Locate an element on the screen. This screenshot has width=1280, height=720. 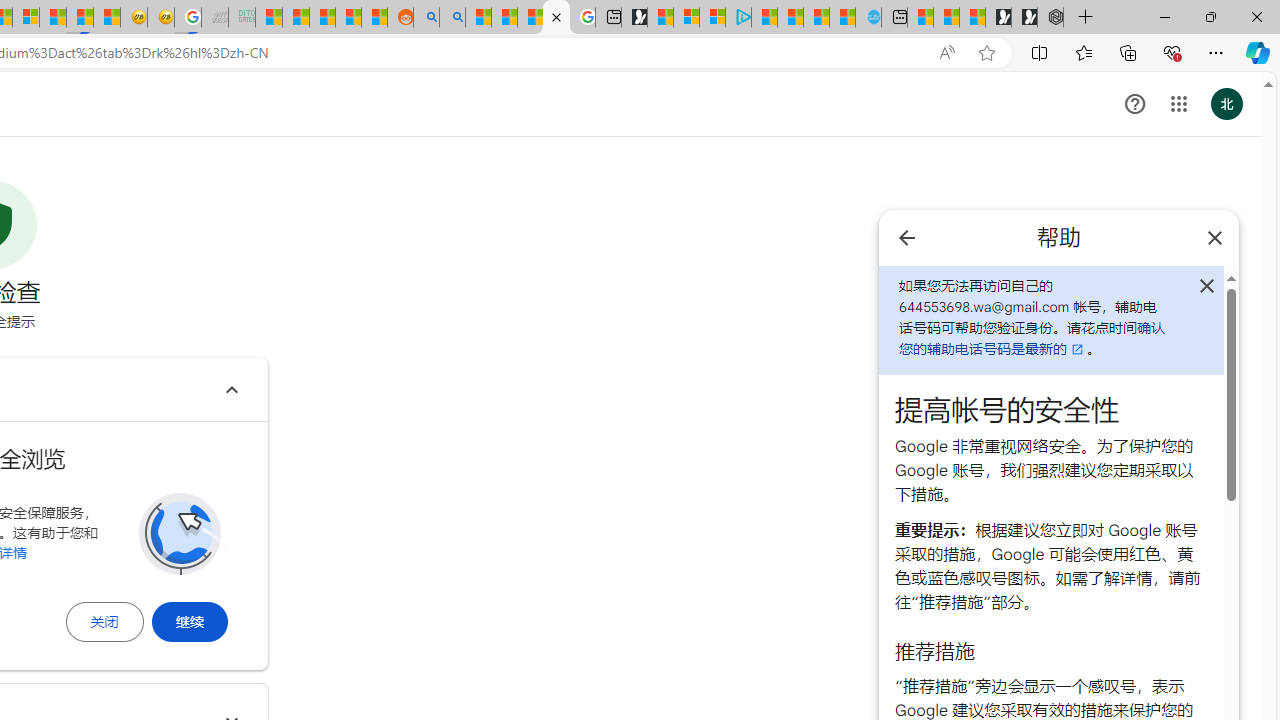
'Class: gb_E' is located at coordinates (1178, 104).